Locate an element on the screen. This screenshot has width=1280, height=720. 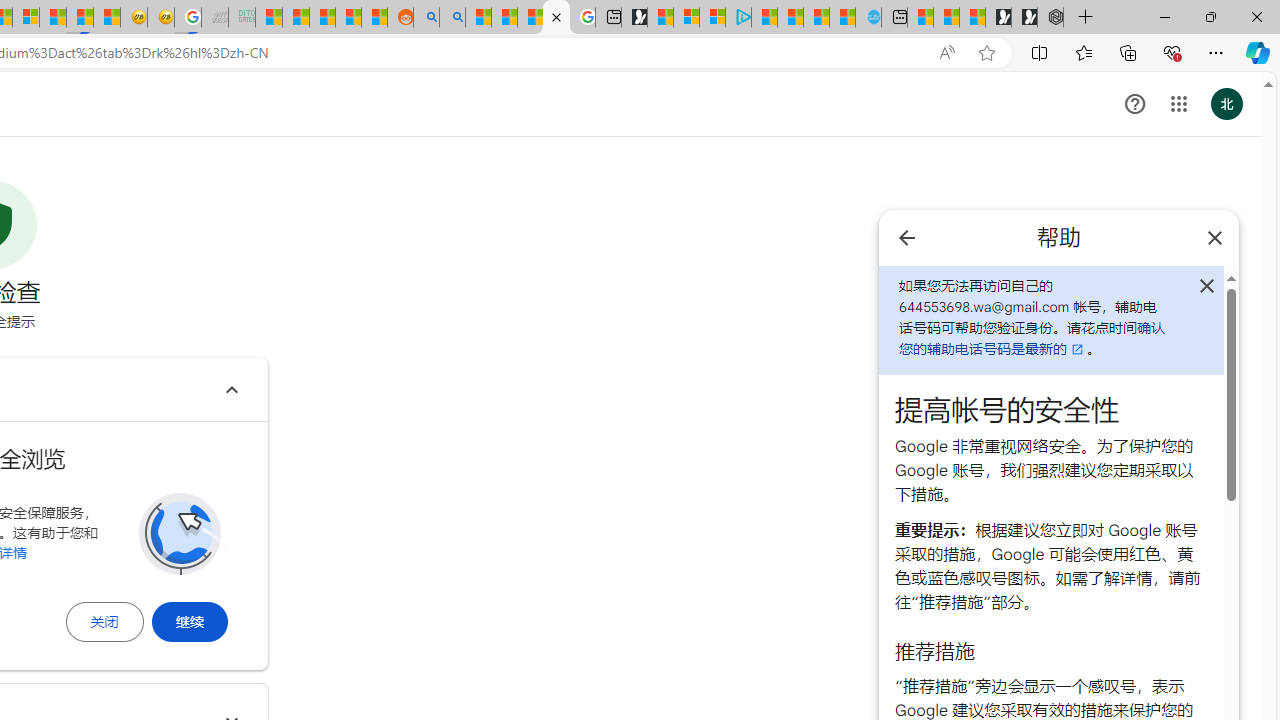
'Class: gb_E' is located at coordinates (1178, 104).